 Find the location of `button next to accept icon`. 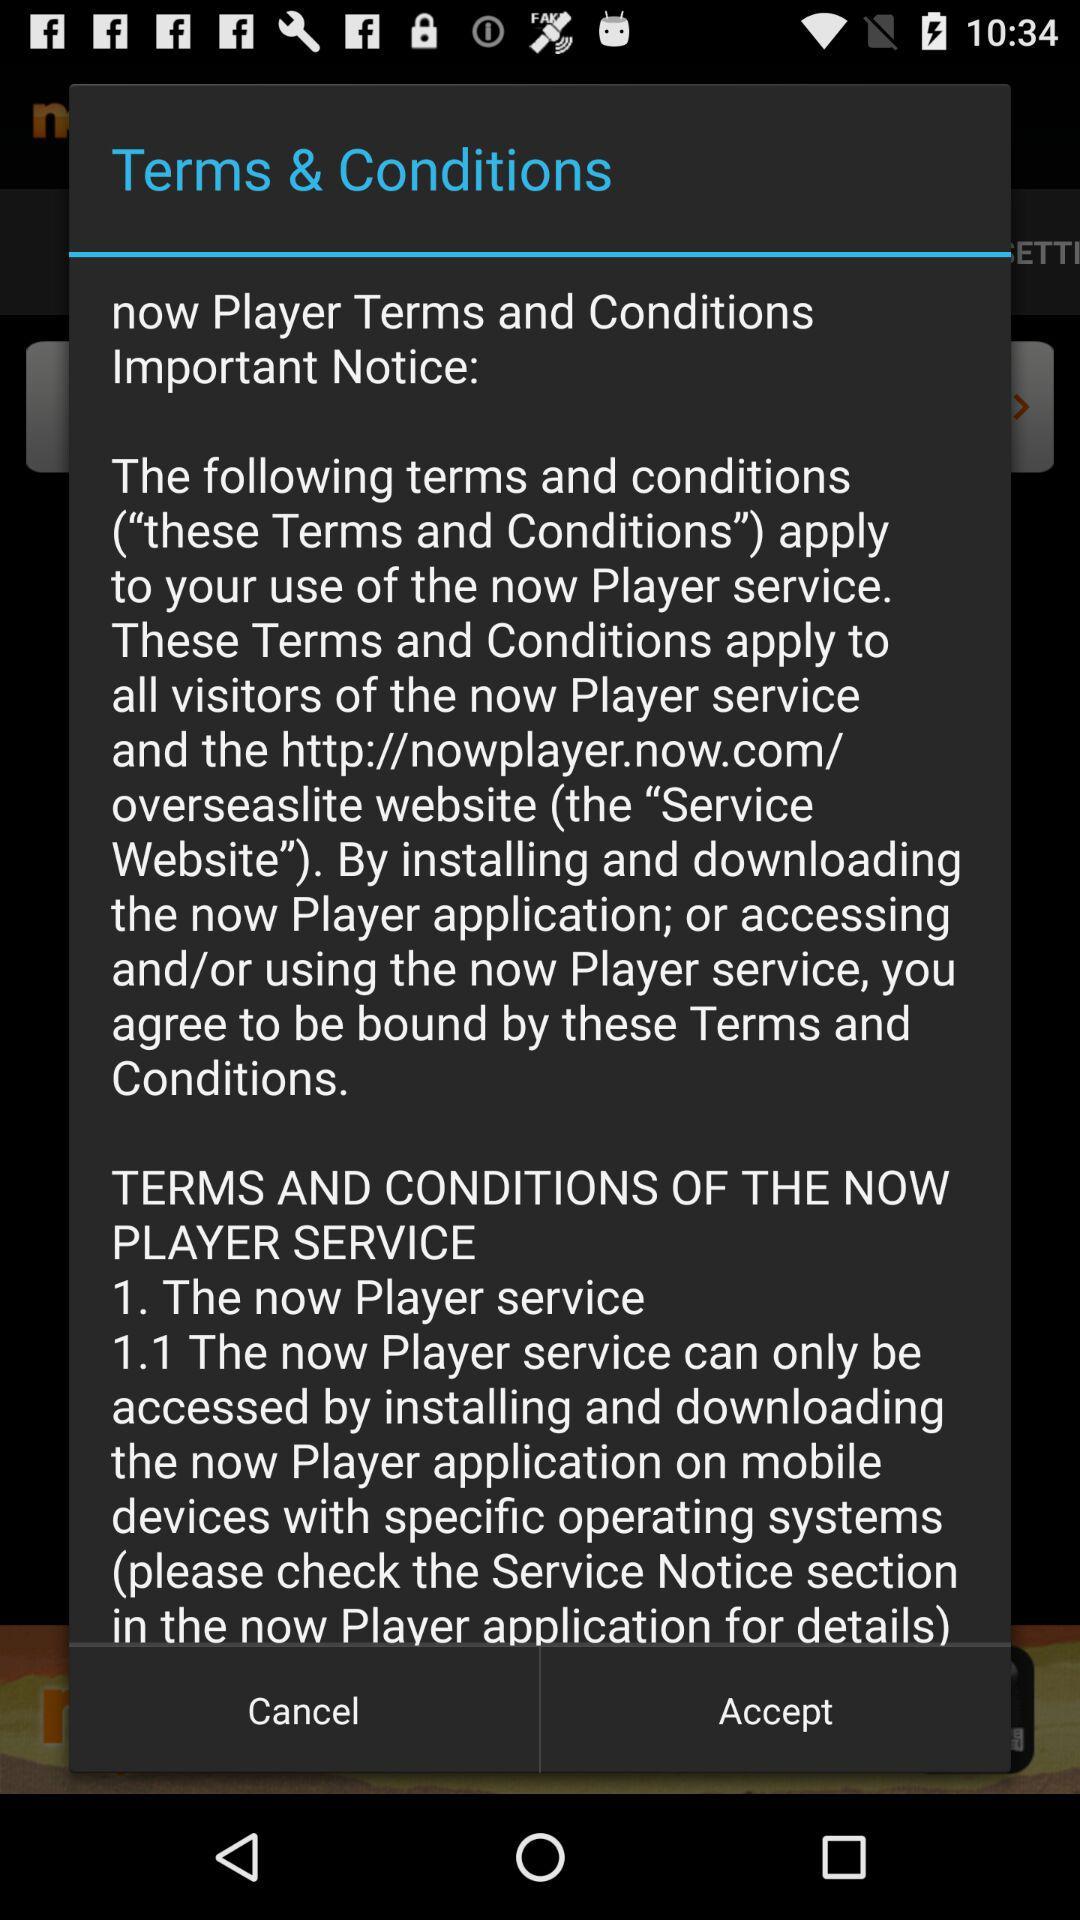

button next to accept icon is located at coordinates (304, 1708).